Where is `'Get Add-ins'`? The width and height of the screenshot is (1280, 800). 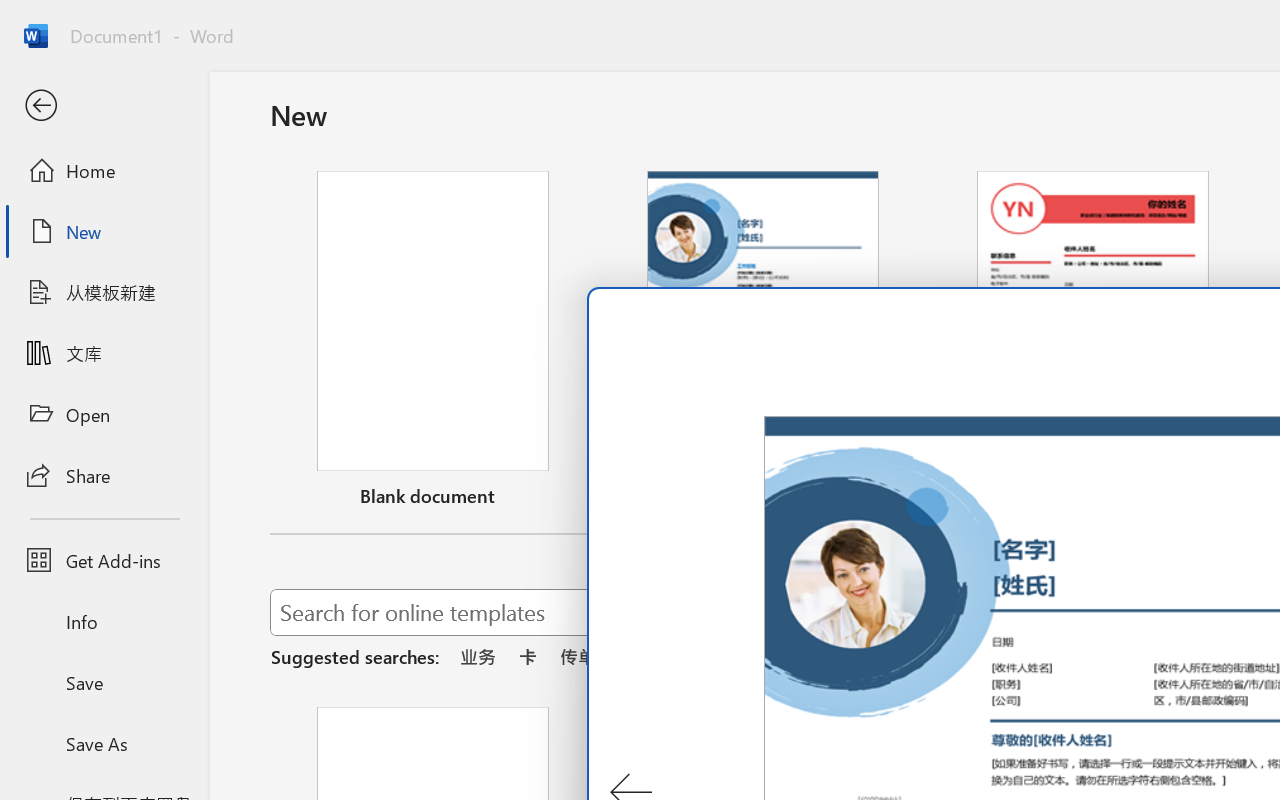 'Get Add-ins' is located at coordinates (103, 560).